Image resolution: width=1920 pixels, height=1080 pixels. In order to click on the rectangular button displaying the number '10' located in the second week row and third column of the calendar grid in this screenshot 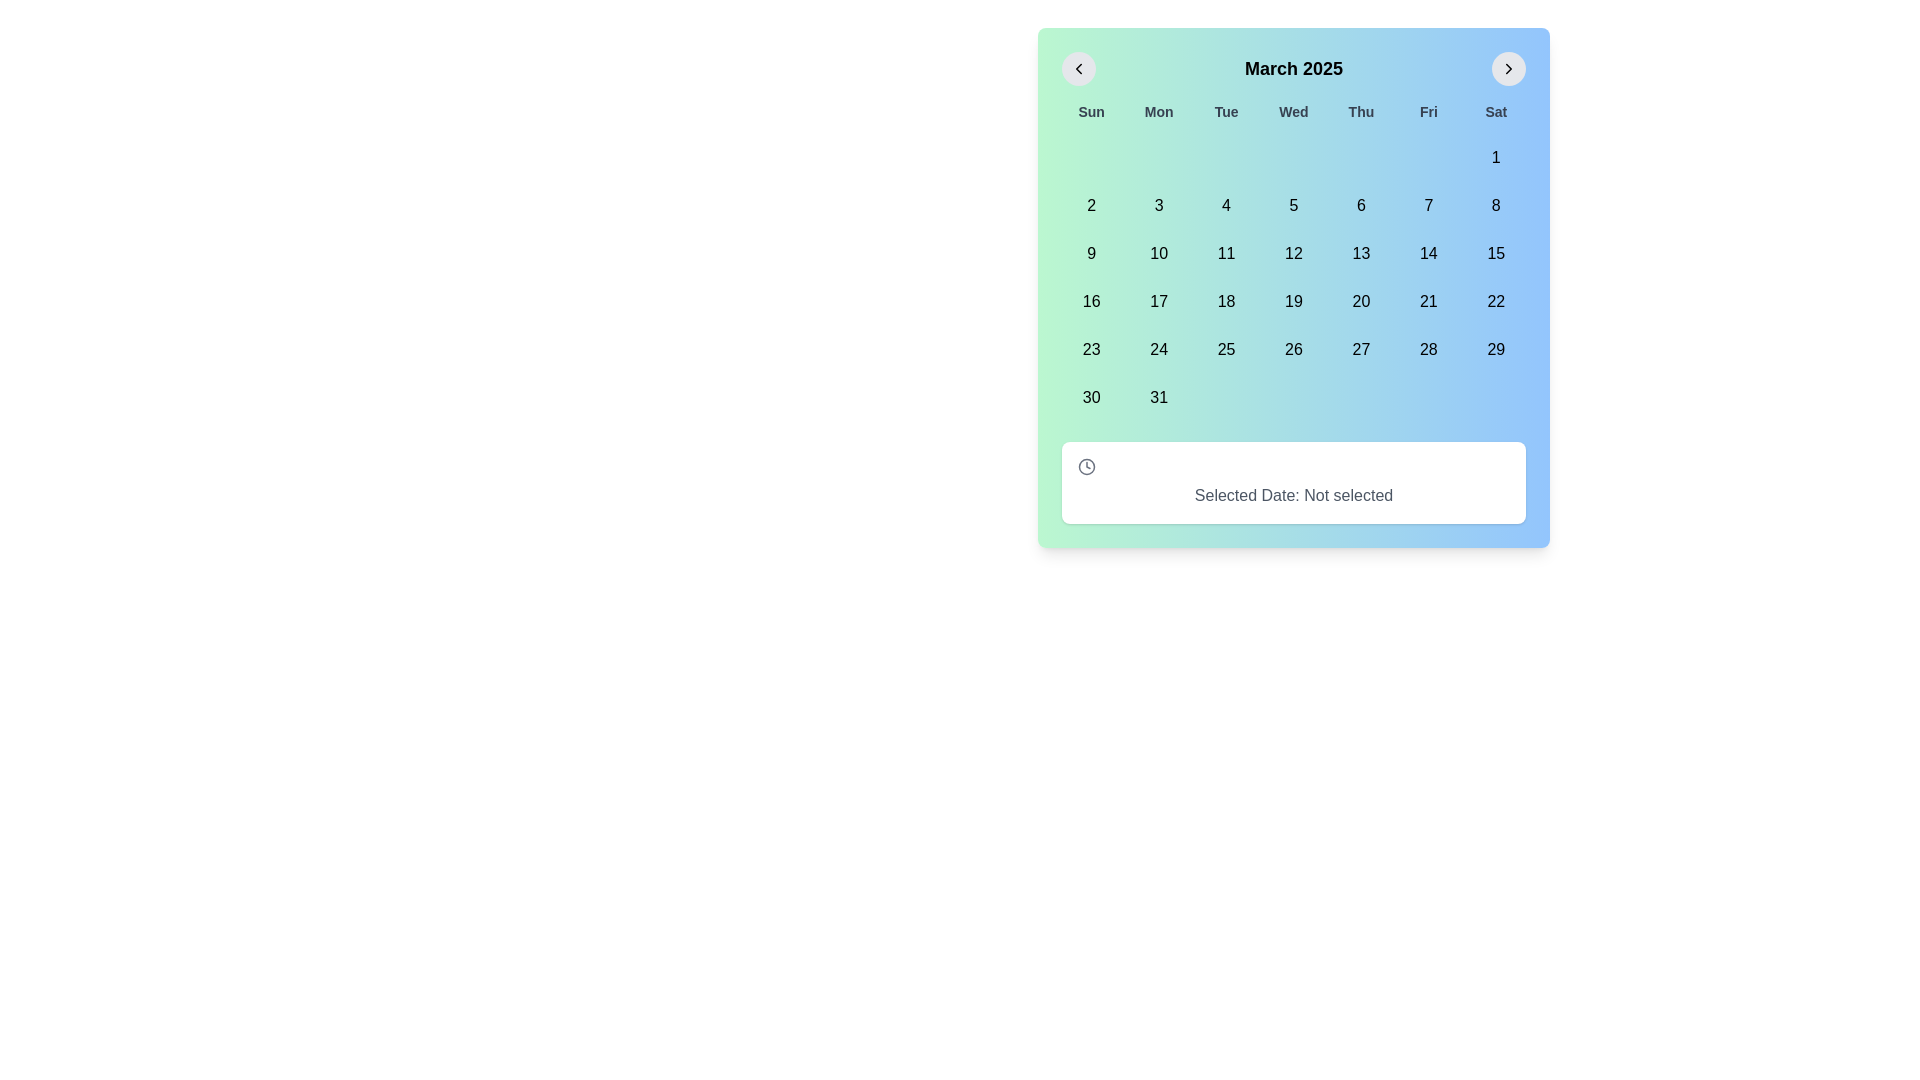, I will do `click(1159, 253)`.